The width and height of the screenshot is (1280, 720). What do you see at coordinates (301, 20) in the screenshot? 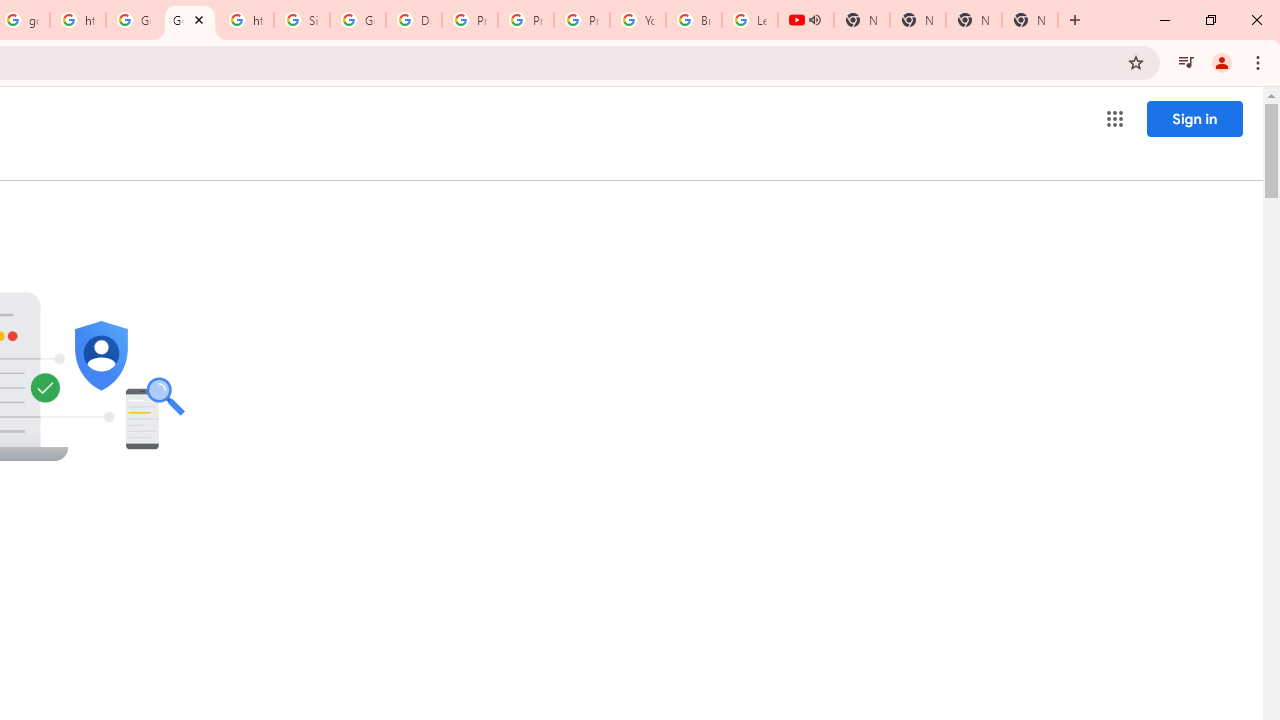
I see `'Sign in - Google Accounts'` at bounding box center [301, 20].